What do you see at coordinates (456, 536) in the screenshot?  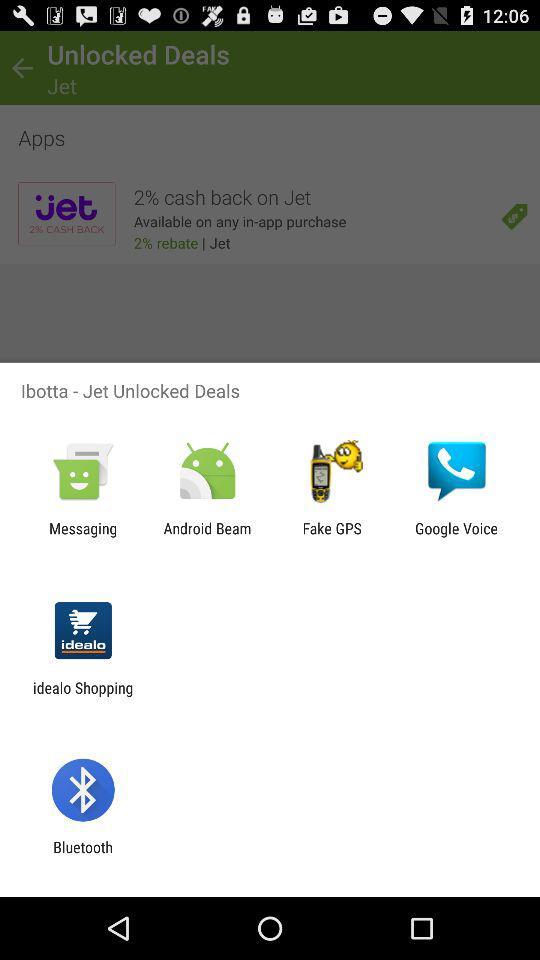 I see `the app to the right of the fake gps icon` at bounding box center [456, 536].